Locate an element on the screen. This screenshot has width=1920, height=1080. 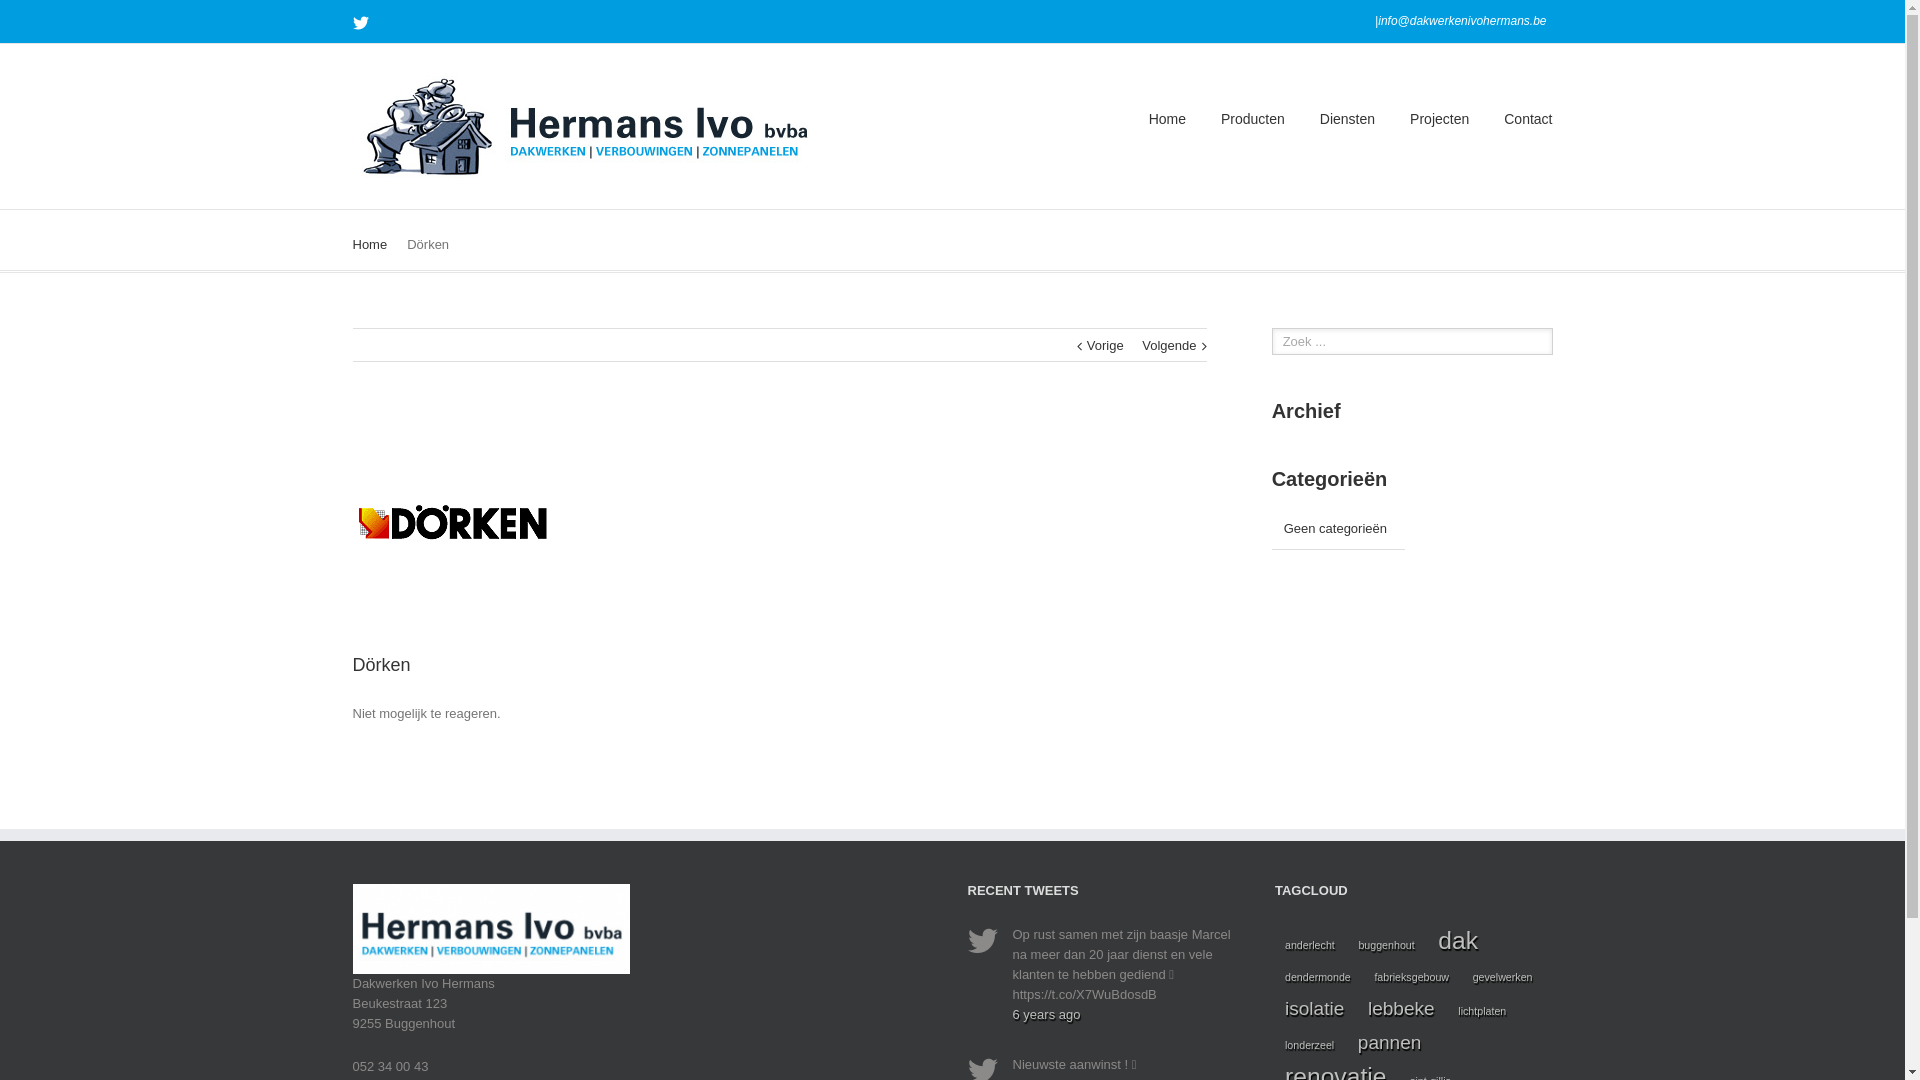
'Vorige' is located at coordinates (1085, 345).